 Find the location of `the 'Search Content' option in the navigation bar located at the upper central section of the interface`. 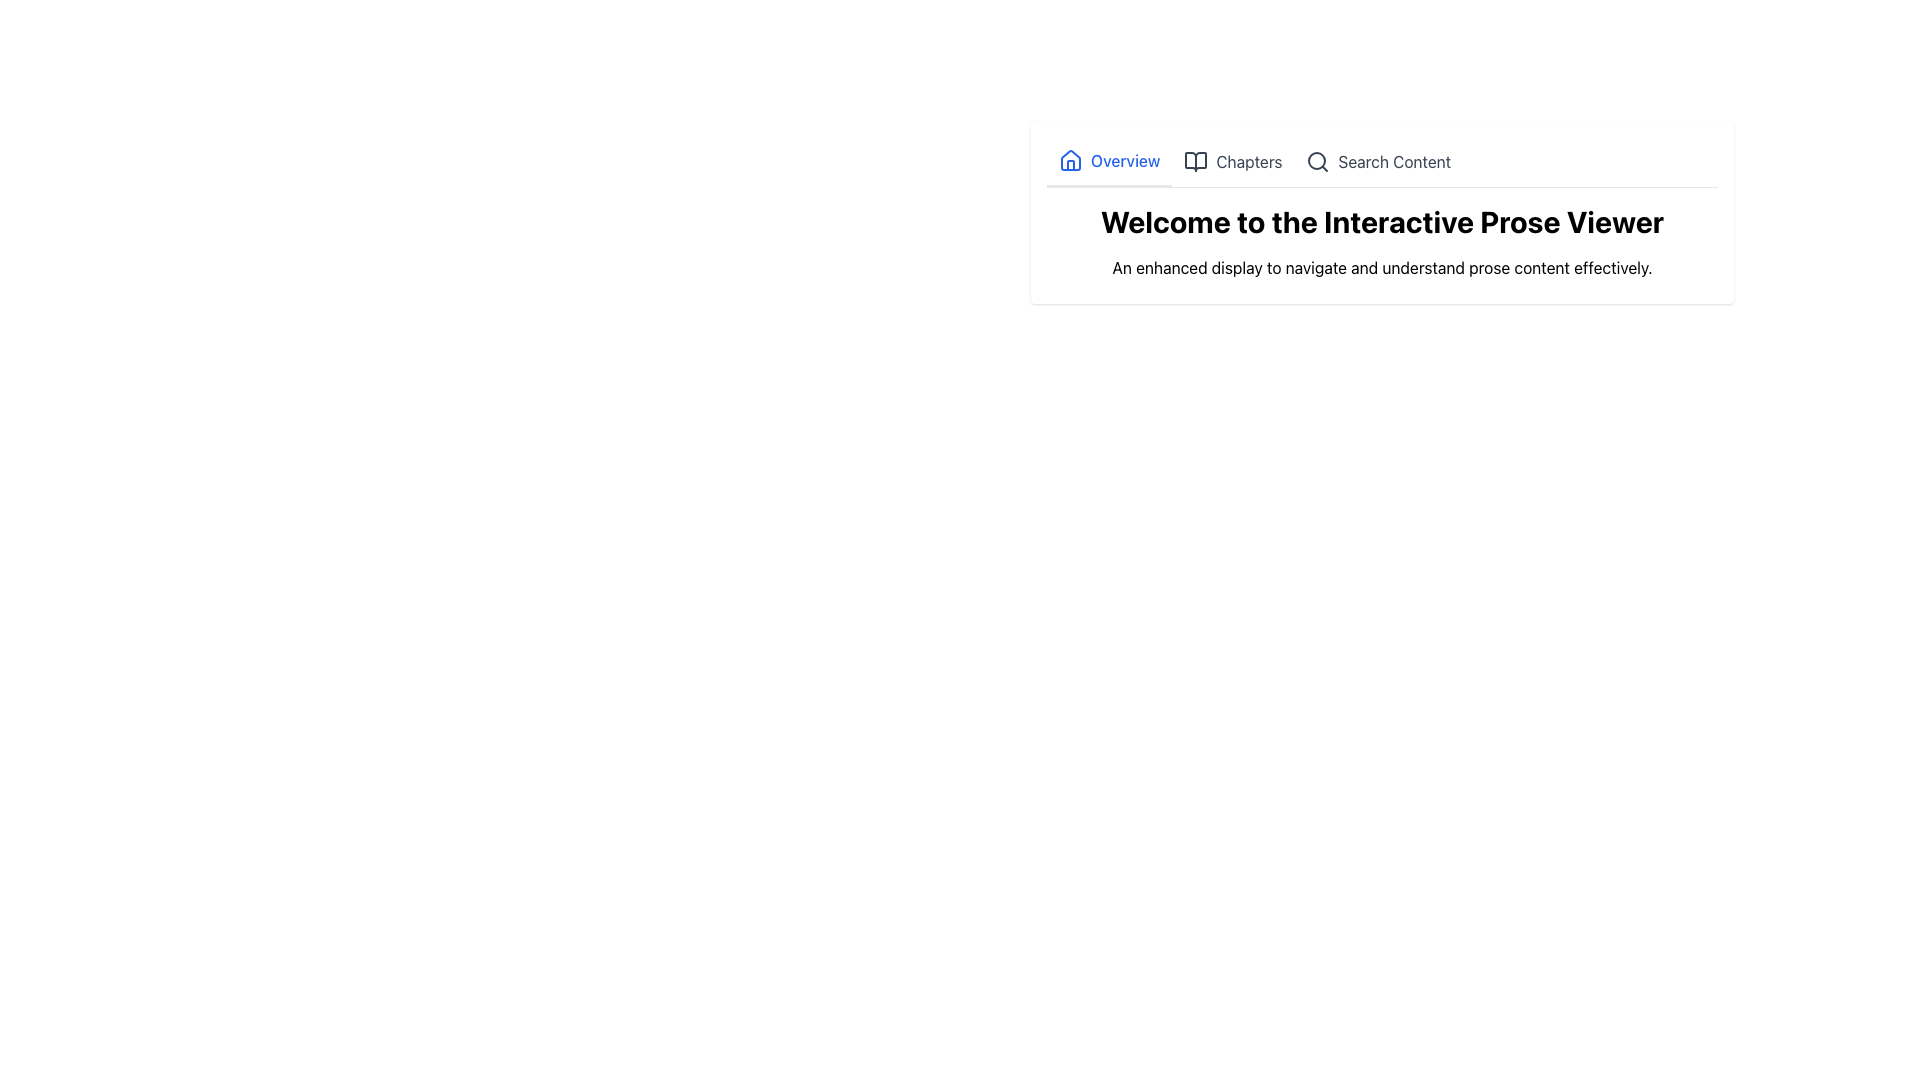

the 'Search Content' option in the navigation bar located at the upper central section of the interface is located at coordinates (1381, 161).